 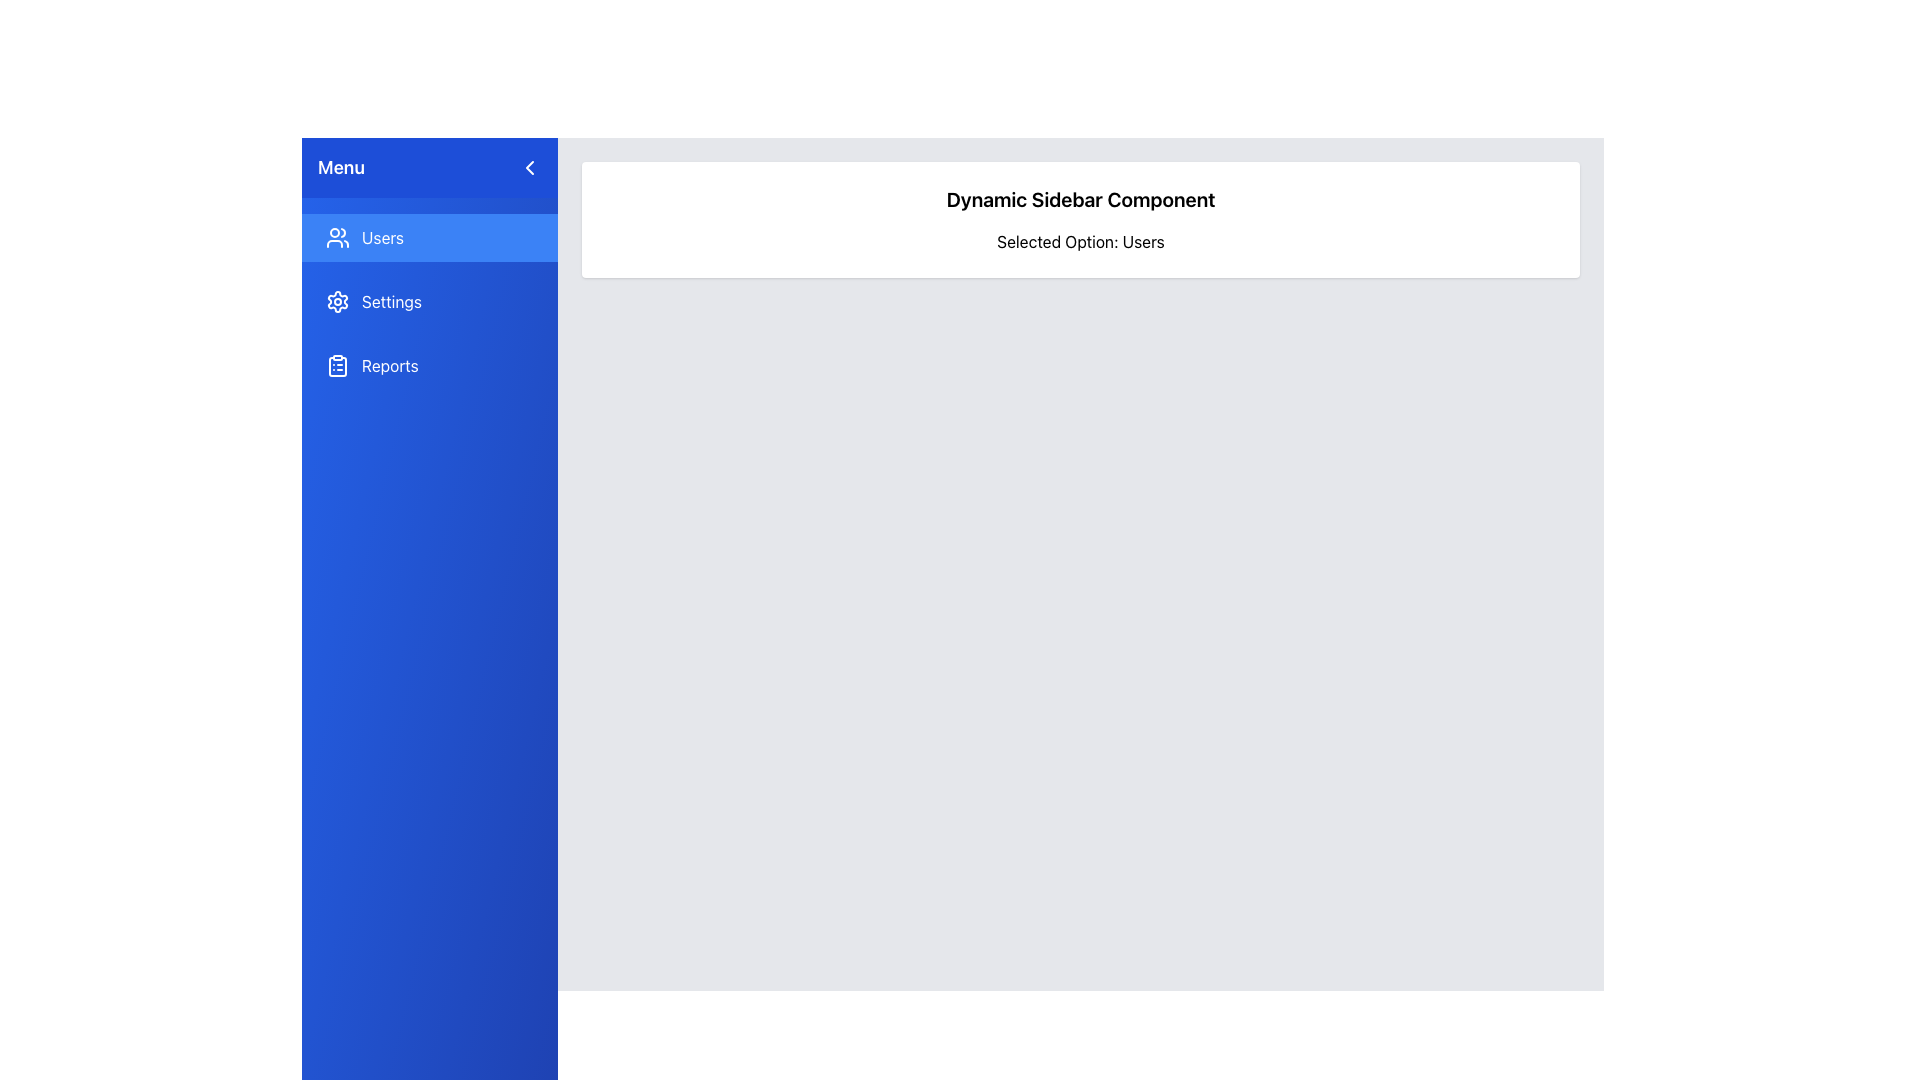 I want to click on the clipboard list icon in the sidebar menu next to the 'Reports' menu item, so click(x=337, y=366).